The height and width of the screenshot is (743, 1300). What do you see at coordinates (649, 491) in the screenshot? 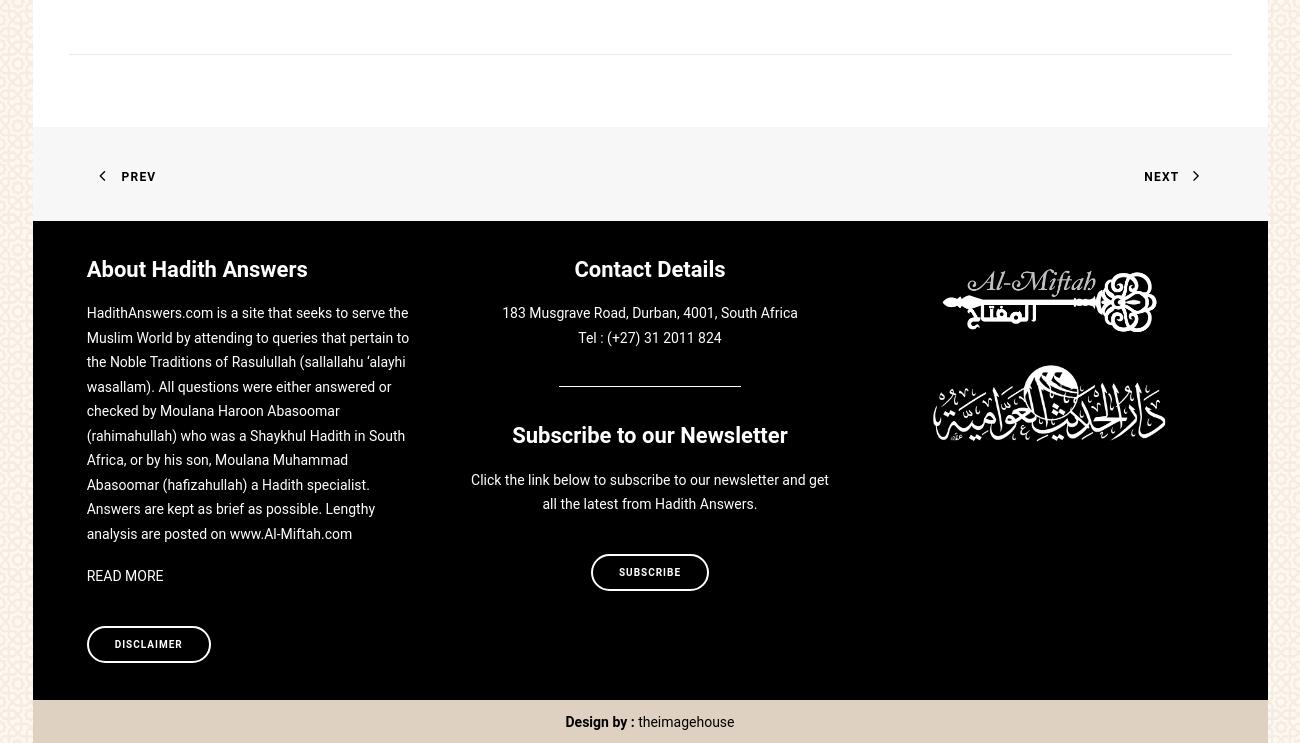
I see `'Click the link below to subscribe to our newsletter and get all the latest from Hadith Answers.'` at bounding box center [649, 491].